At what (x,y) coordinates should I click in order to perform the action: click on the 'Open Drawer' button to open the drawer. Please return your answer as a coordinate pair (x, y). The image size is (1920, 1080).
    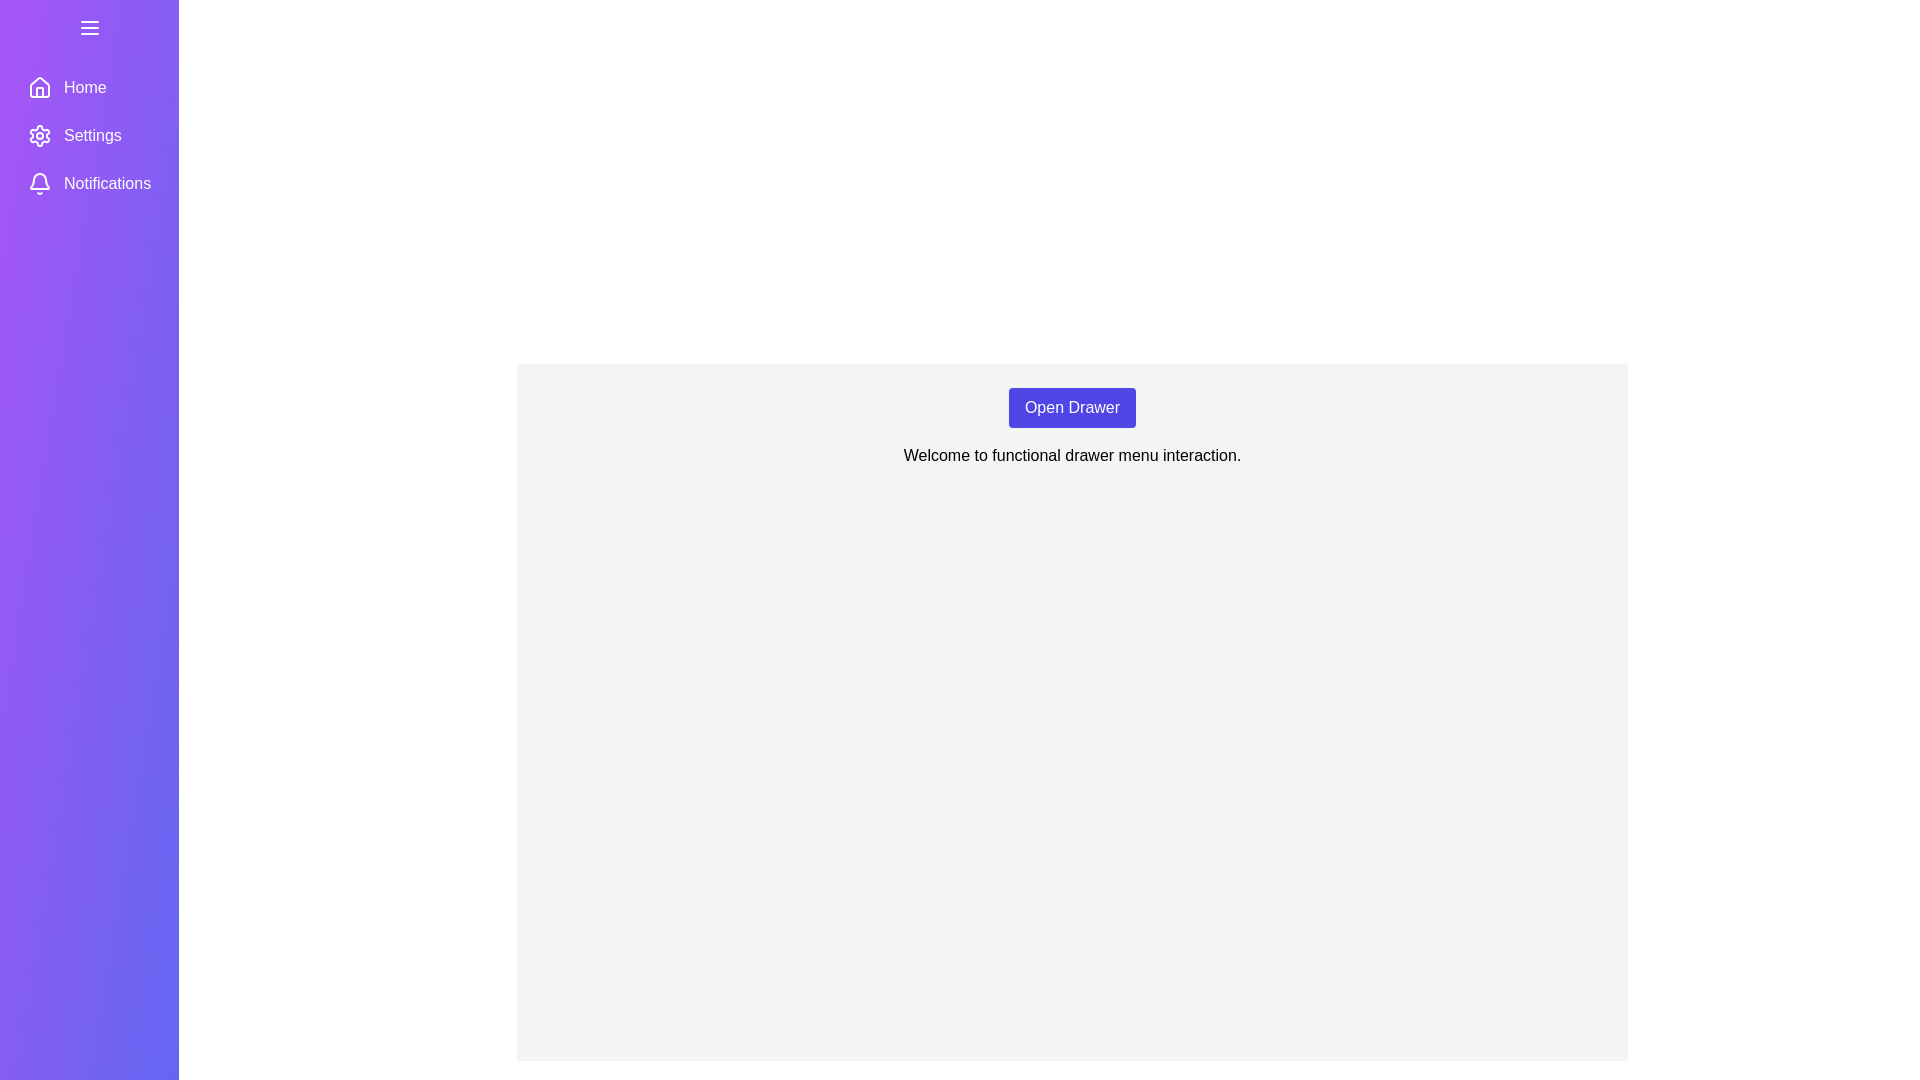
    Looking at the image, I should click on (1071, 407).